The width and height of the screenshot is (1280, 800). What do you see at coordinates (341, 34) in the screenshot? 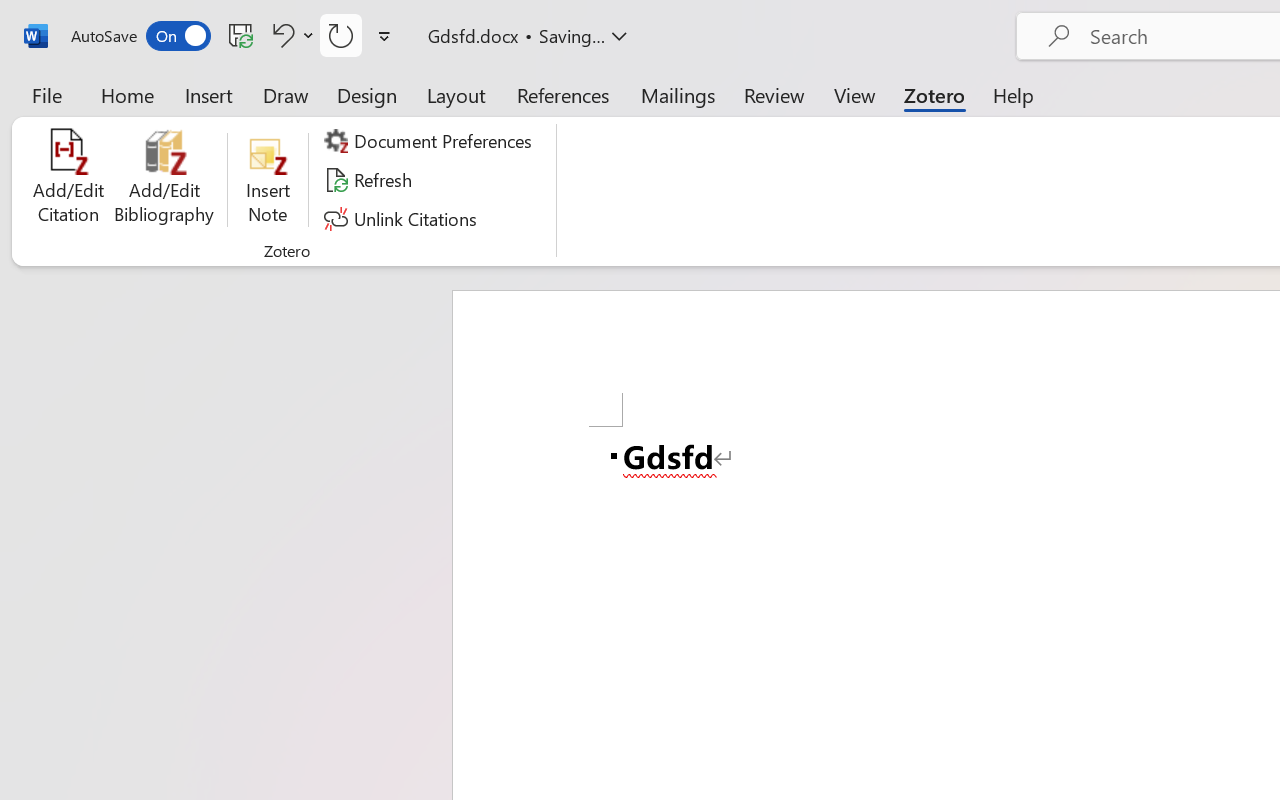
I see `'Repeat Style'` at bounding box center [341, 34].